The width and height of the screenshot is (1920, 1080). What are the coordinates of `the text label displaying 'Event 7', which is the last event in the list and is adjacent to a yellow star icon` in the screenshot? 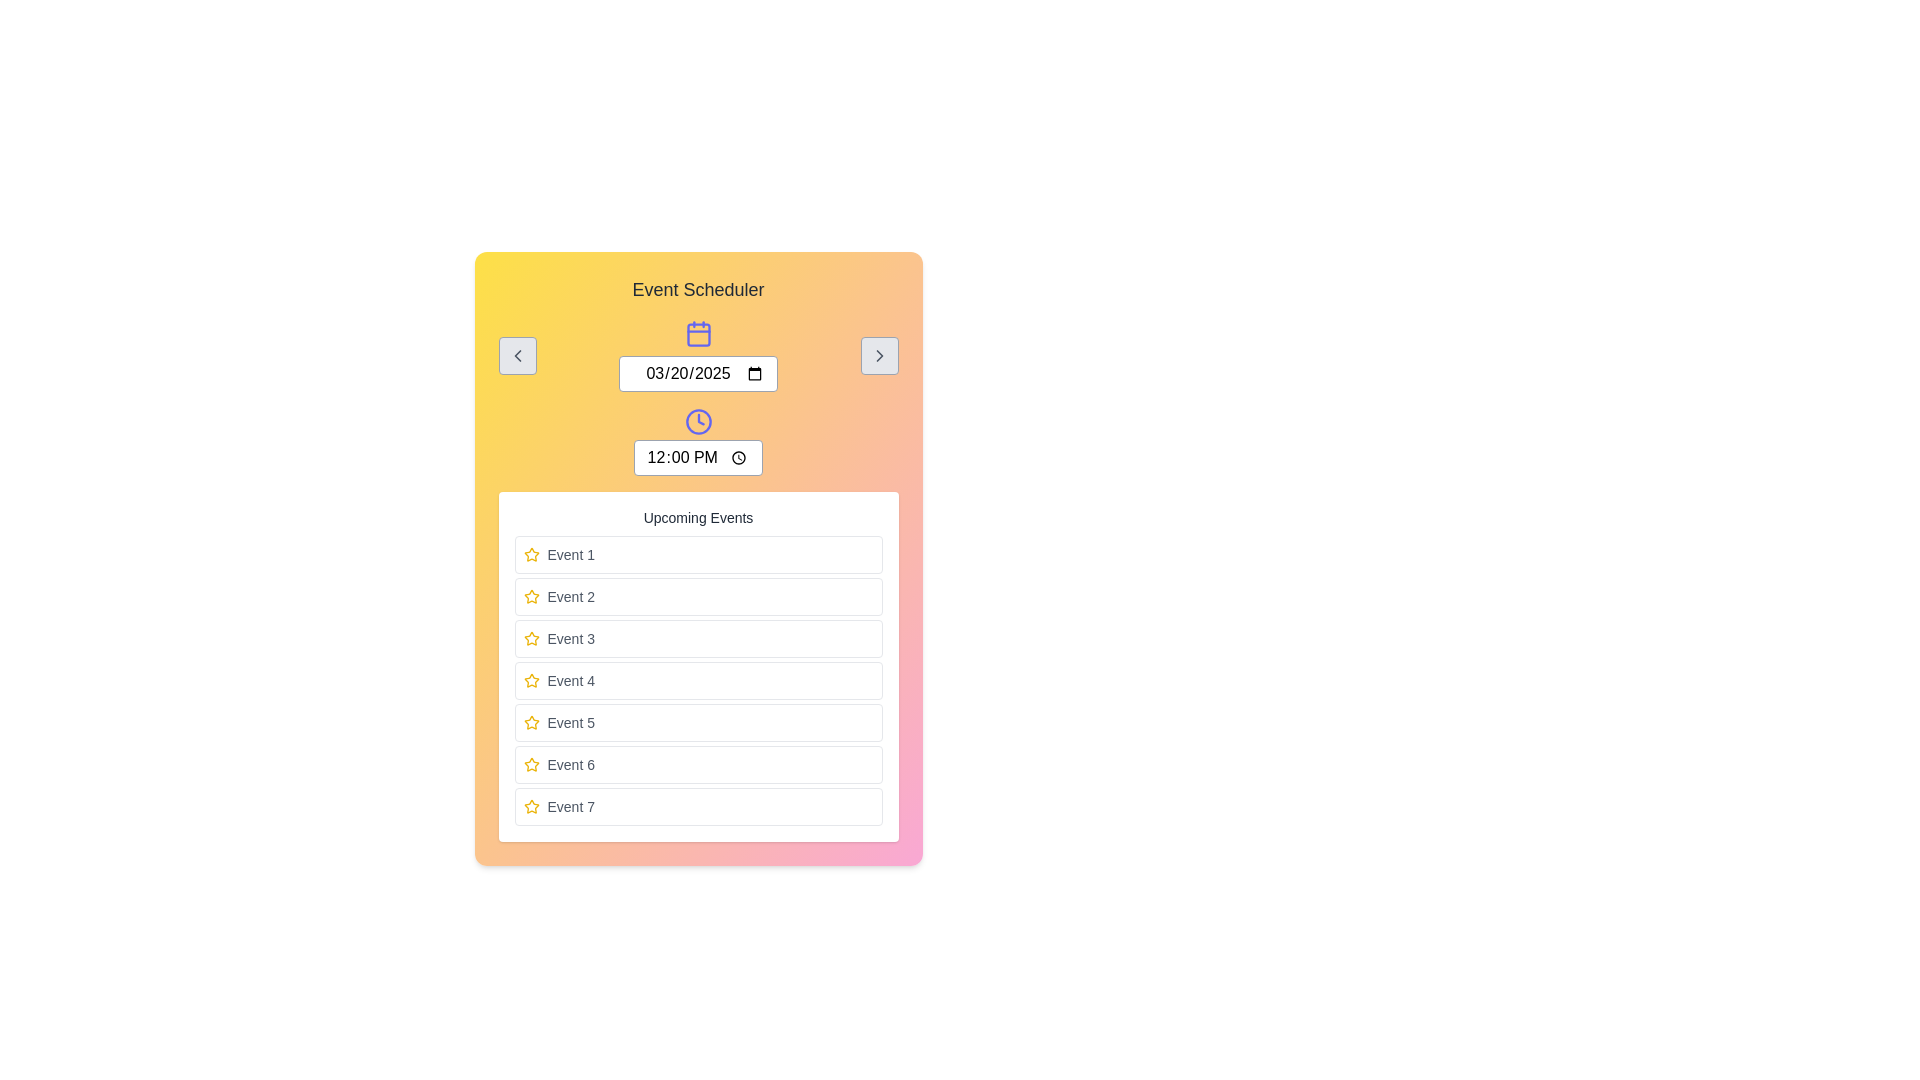 It's located at (570, 805).